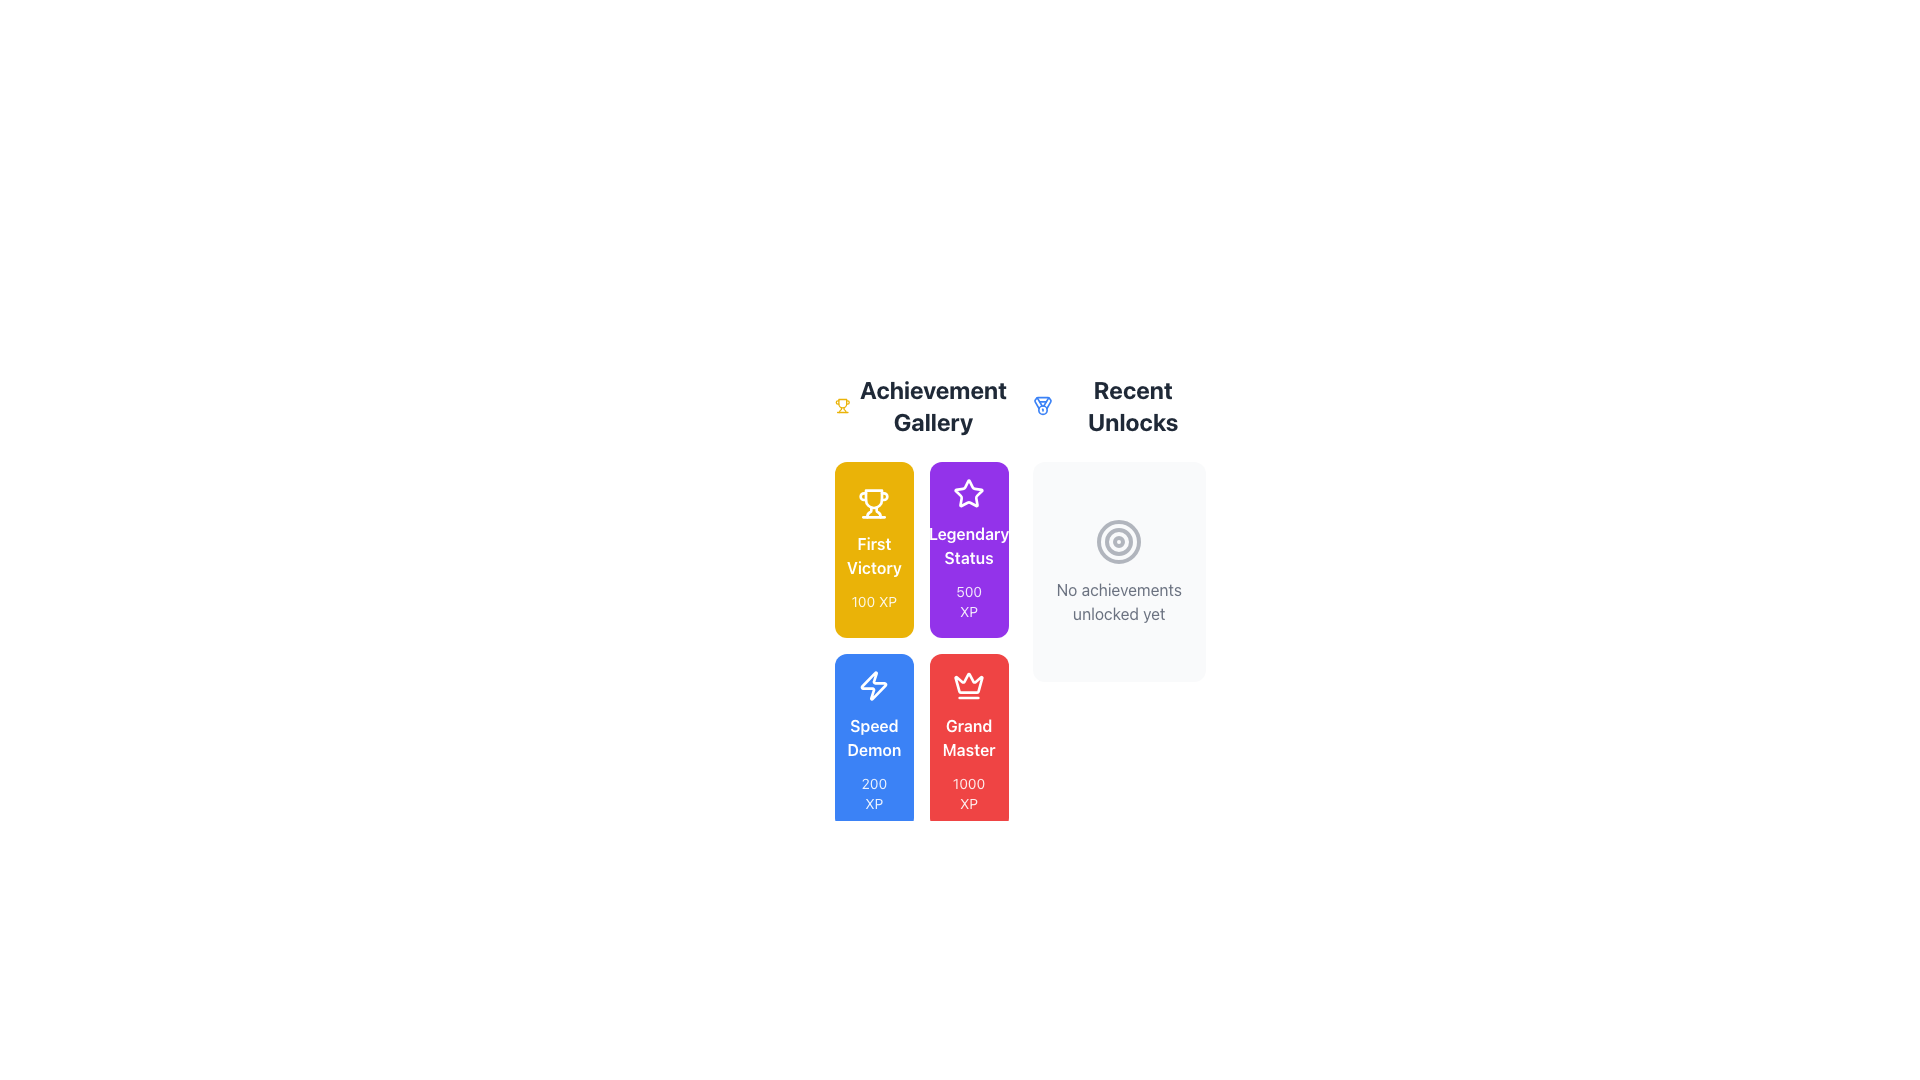 Image resolution: width=1920 pixels, height=1080 pixels. What do you see at coordinates (969, 741) in the screenshot?
I see `the 'Grand Master' achievement card in the bottom-right area of the Achievement Gallery, which represents an accomplishment with a reward of 1000 XP` at bounding box center [969, 741].